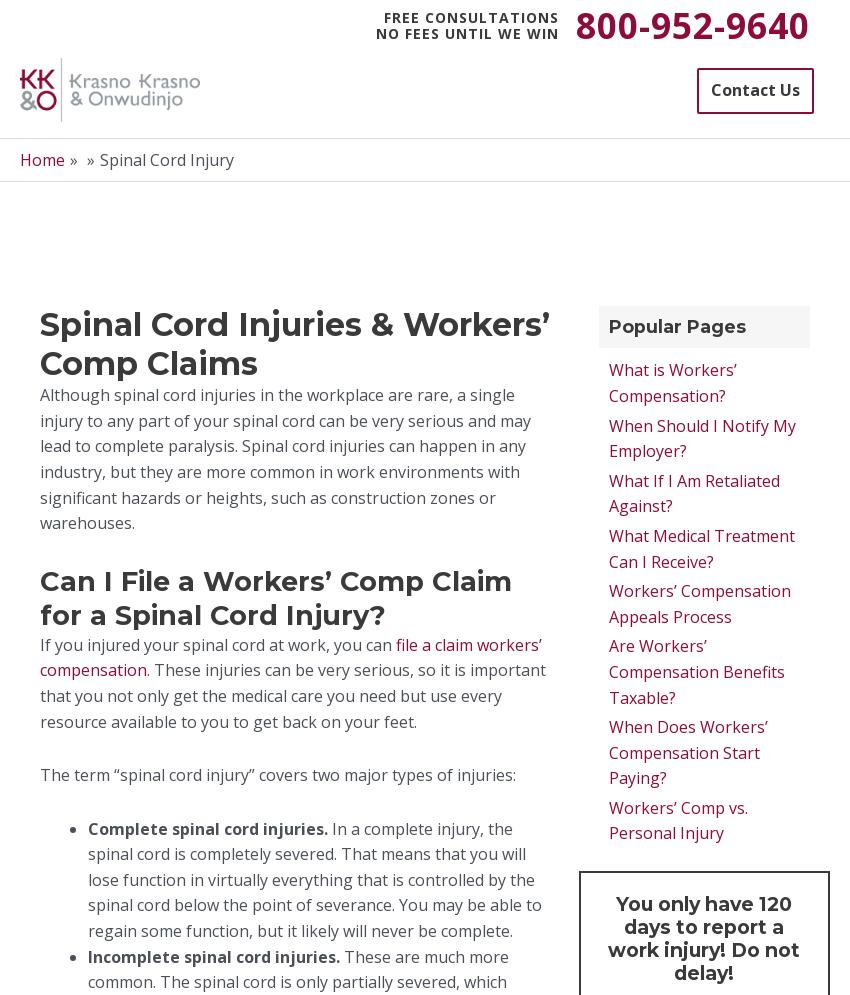 The height and width of the screenshot is (995, 850). Describe the element at coordinates (411, 347) in the screenshot. I see `'Email address'` at that location.